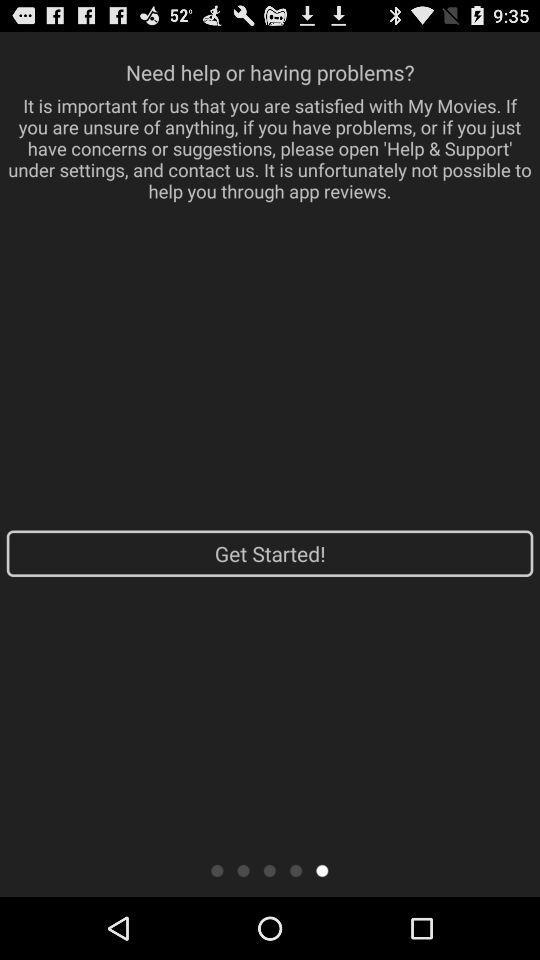  Describe the element at coordinates (295, 869) in the screenshot. I see `switch to previous page` at that location.